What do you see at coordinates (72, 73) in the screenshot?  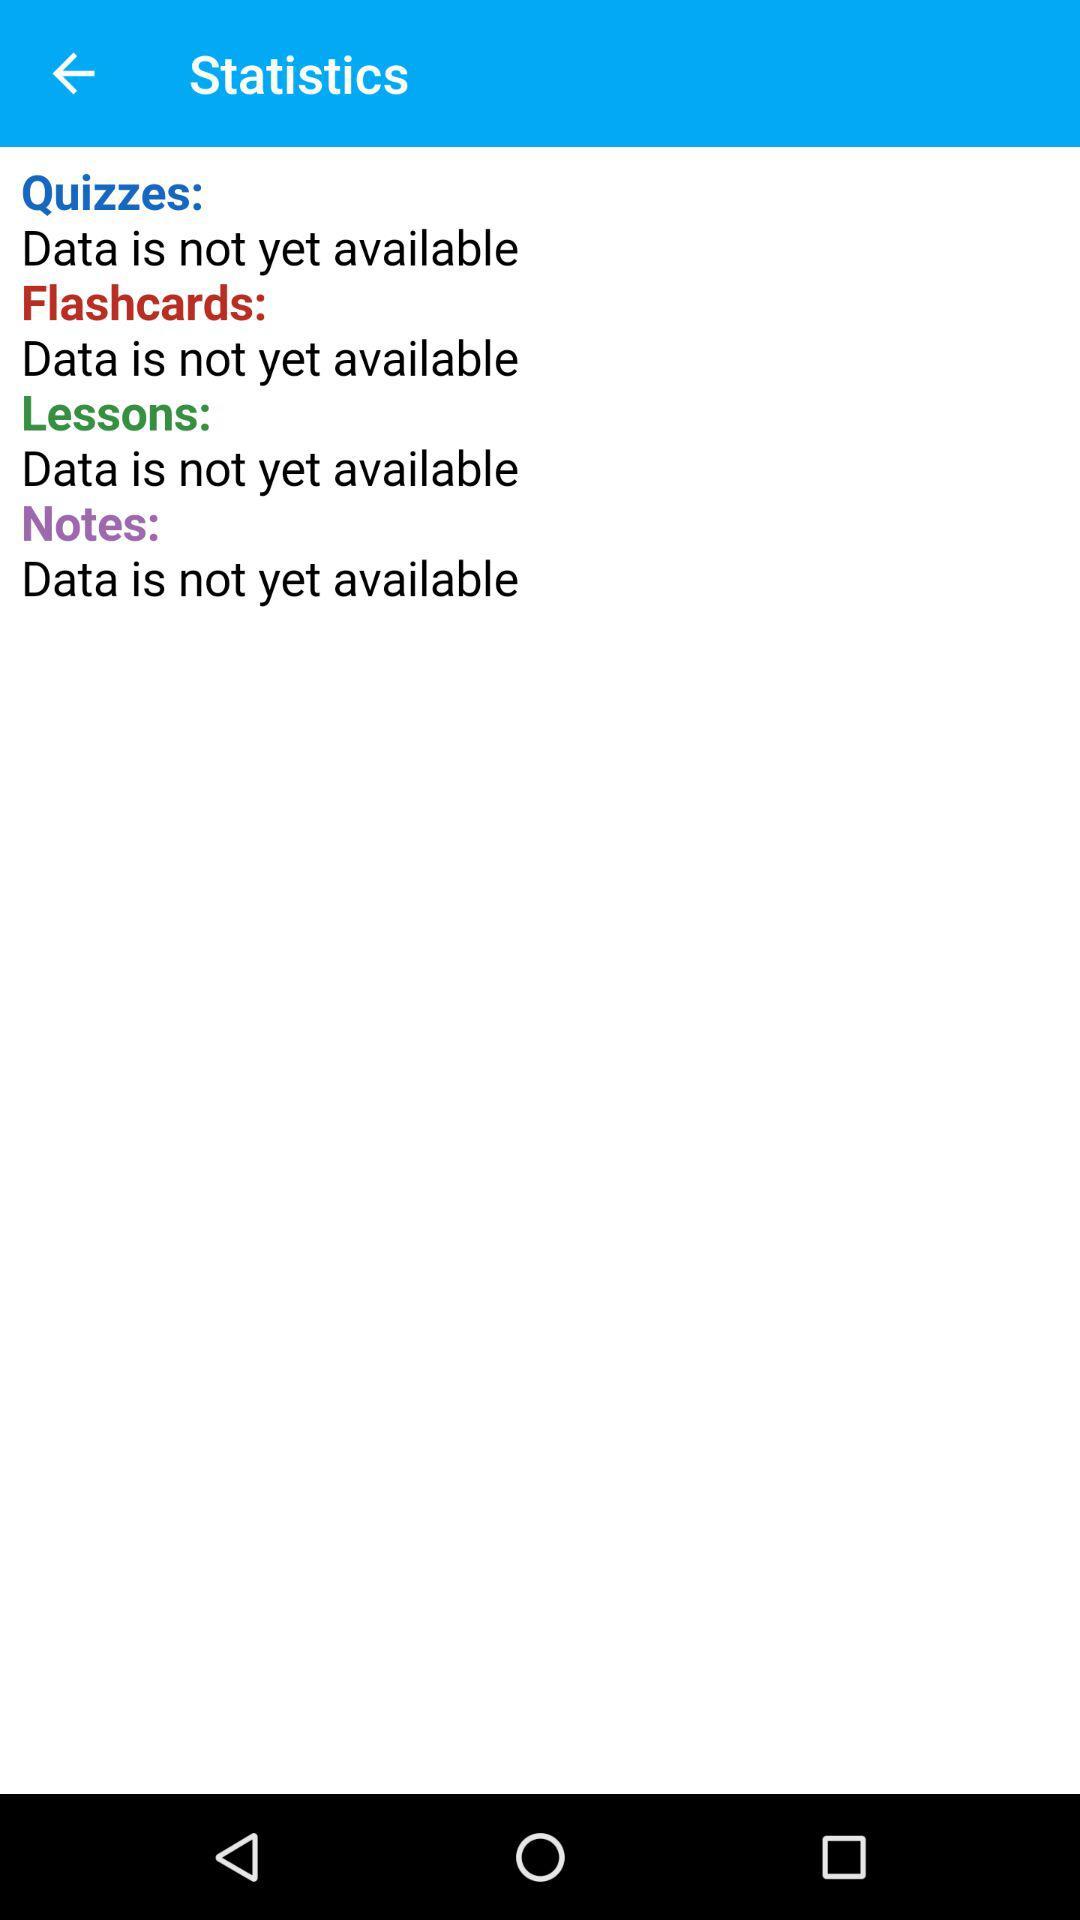 I see `the item to the left of statistics` at bounding box center [72, 73].